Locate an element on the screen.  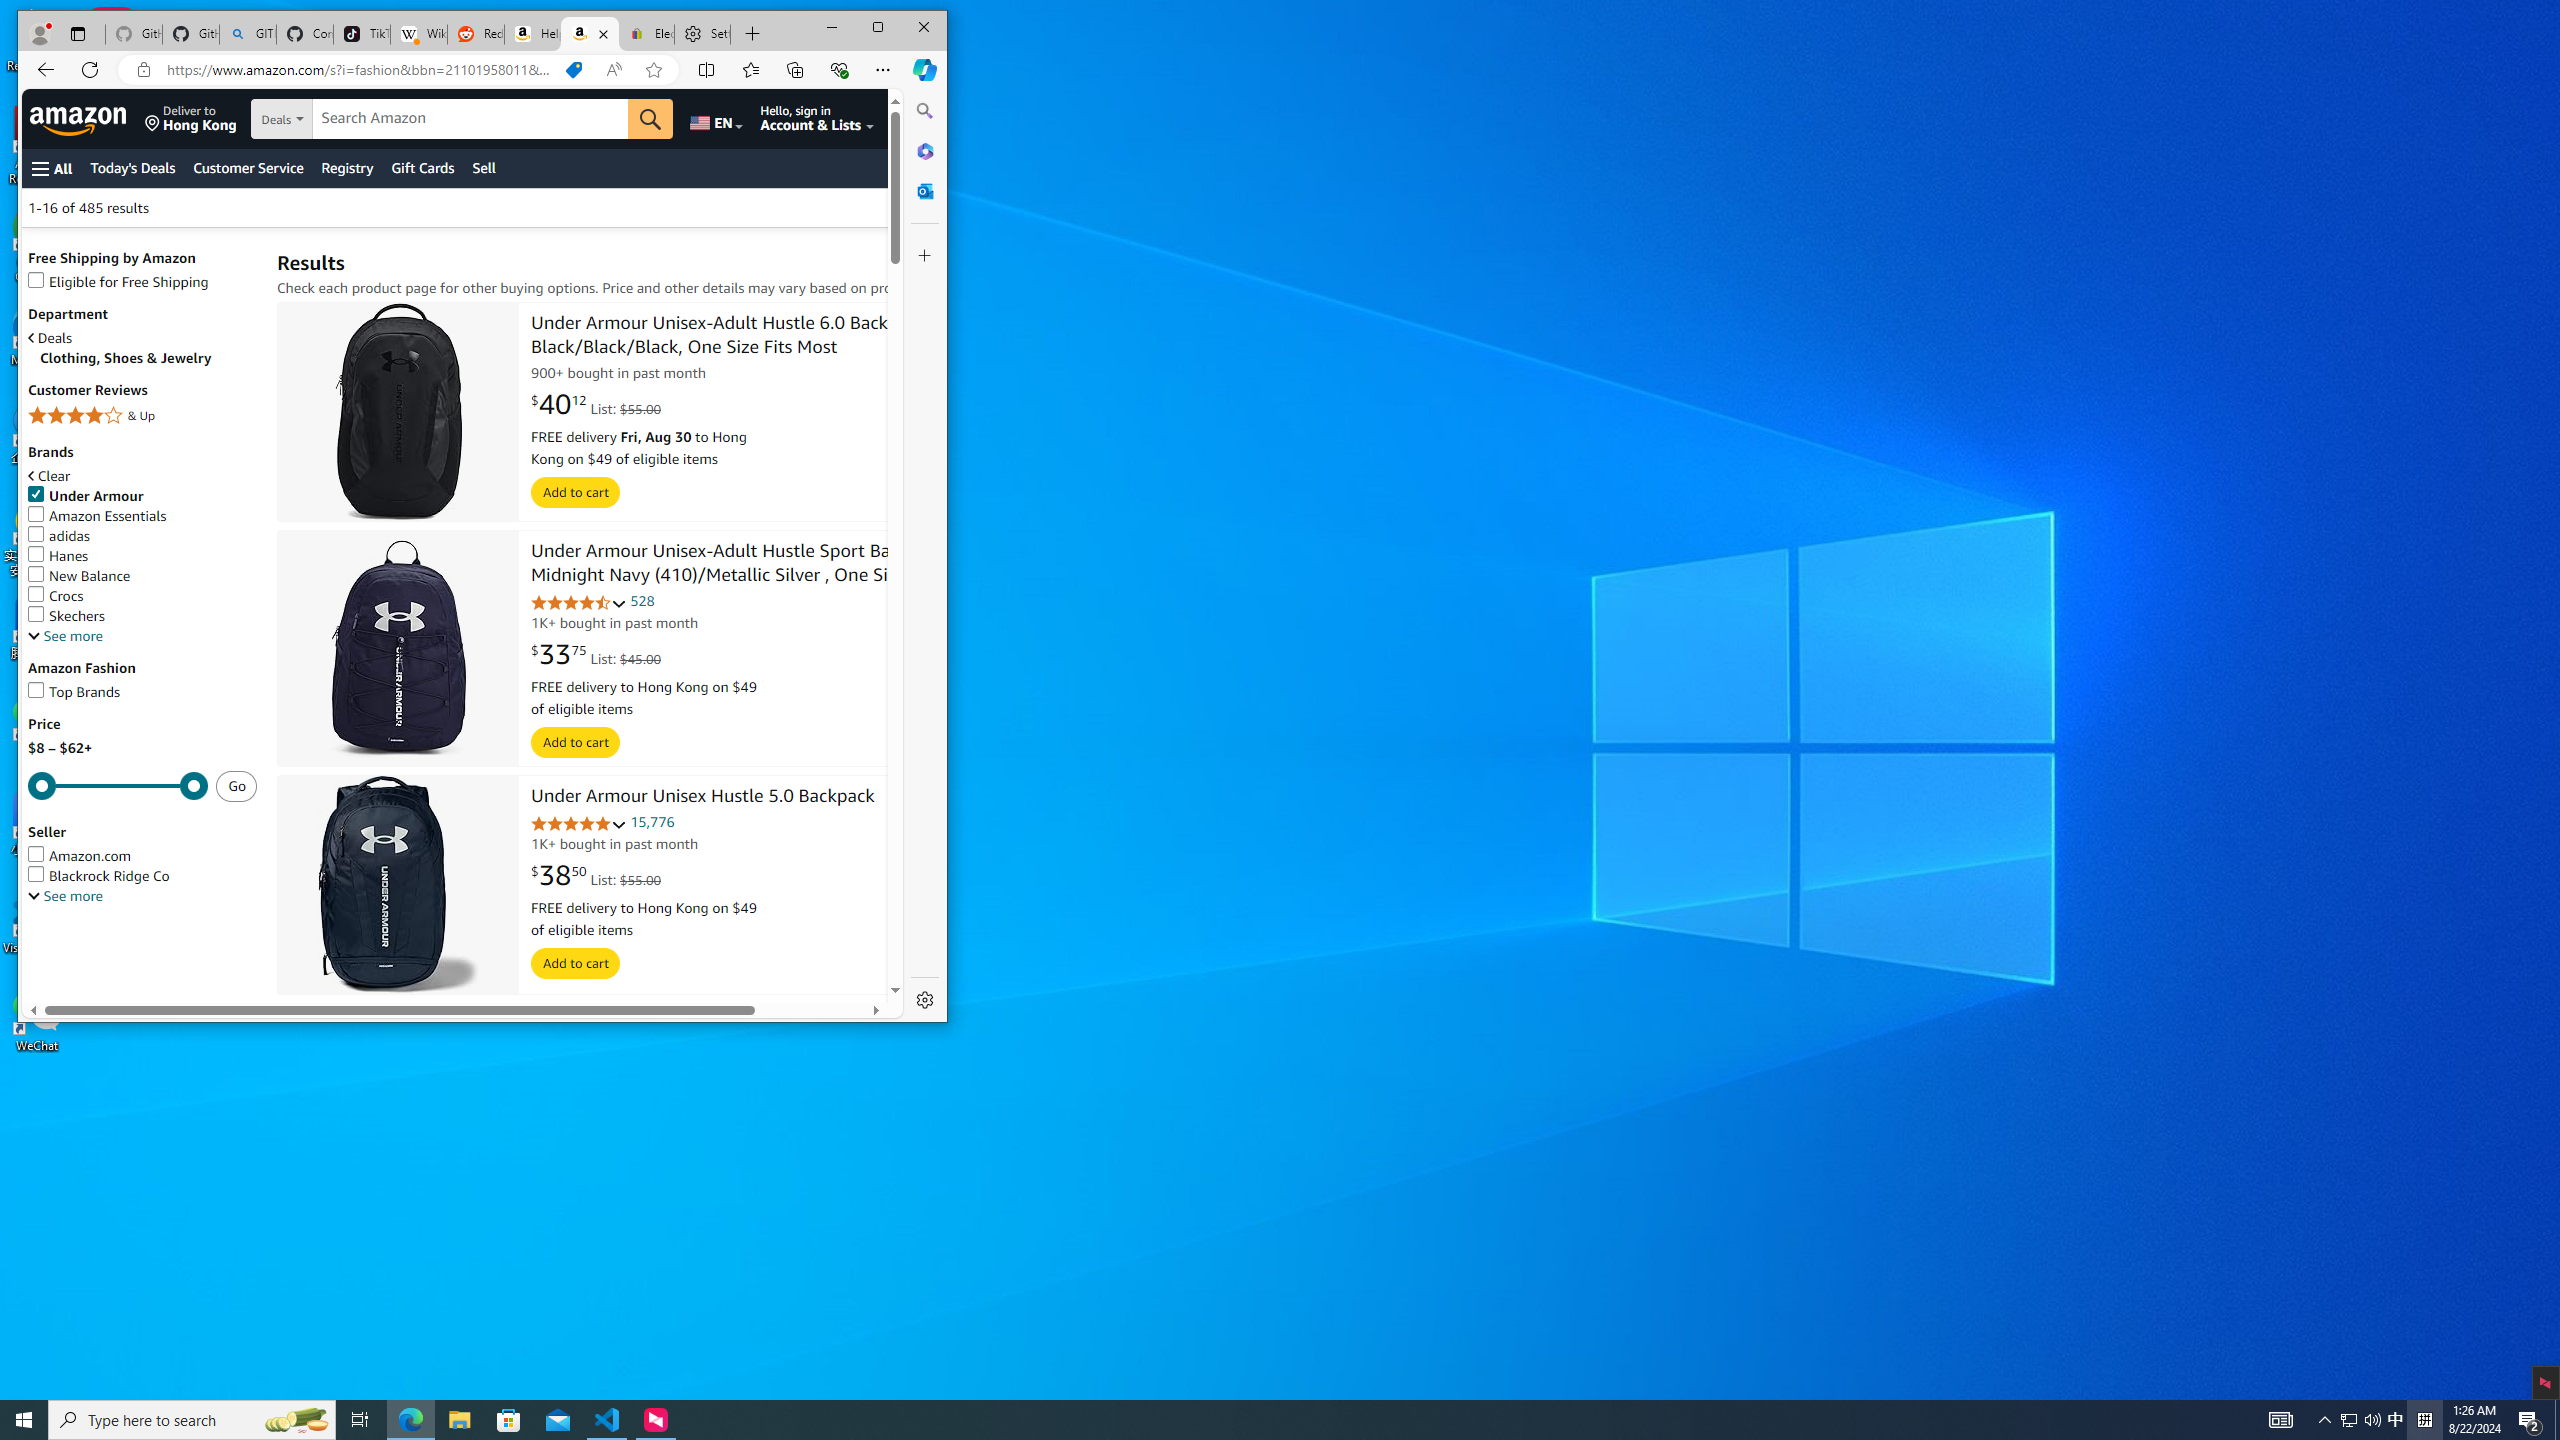
'Wikipedia, the free encyclopedia' is located at coordinates (417, 34).